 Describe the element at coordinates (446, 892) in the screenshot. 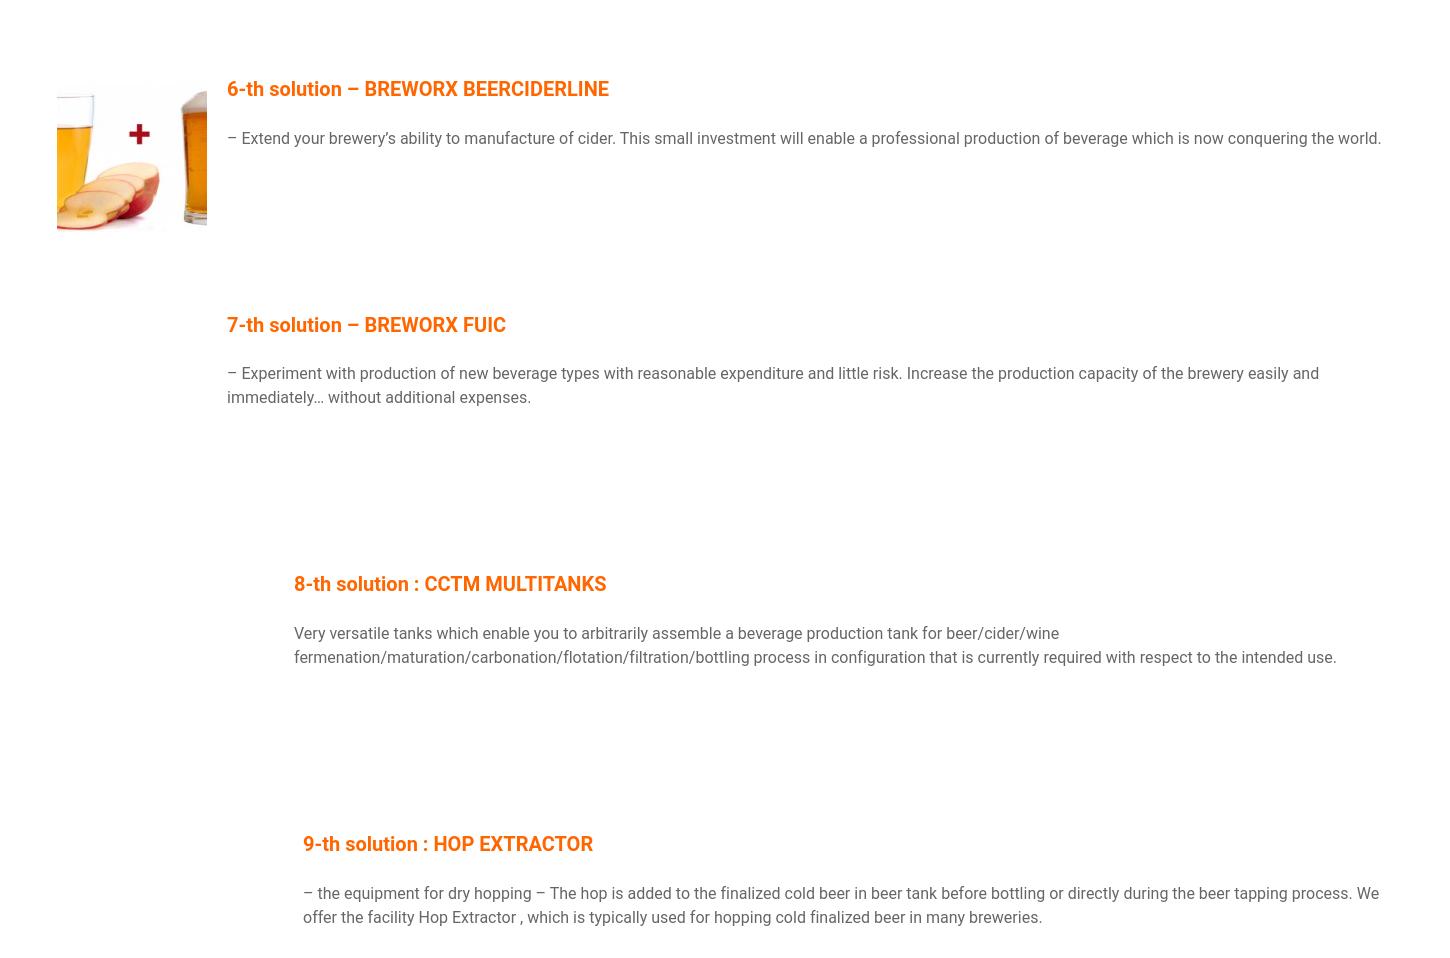

I see `'dry hopping'` at that location.